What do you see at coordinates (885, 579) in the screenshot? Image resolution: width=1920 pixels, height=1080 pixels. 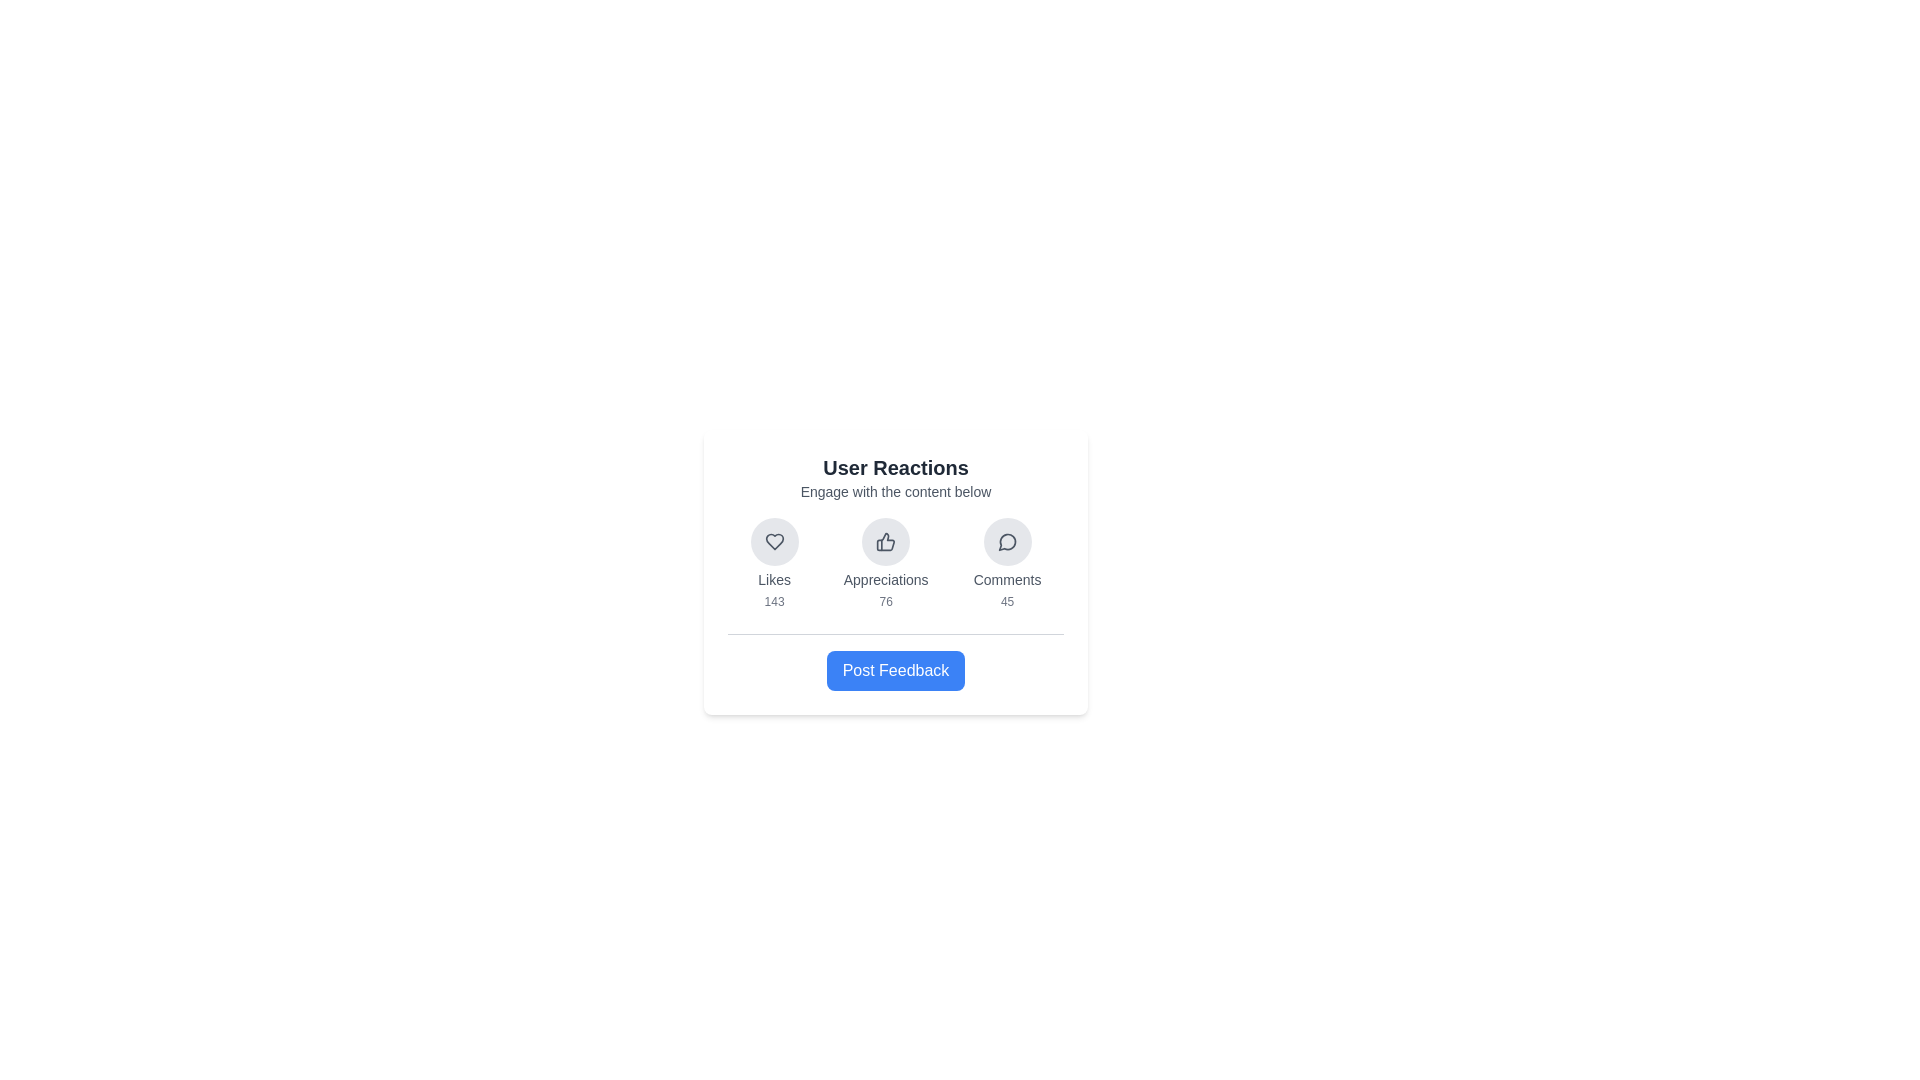 I see `the text label beneath the thumbs-up icon in the 'User Reactions' section, which denotes appreciation or positive reactions` at bounding box center [885, 579].